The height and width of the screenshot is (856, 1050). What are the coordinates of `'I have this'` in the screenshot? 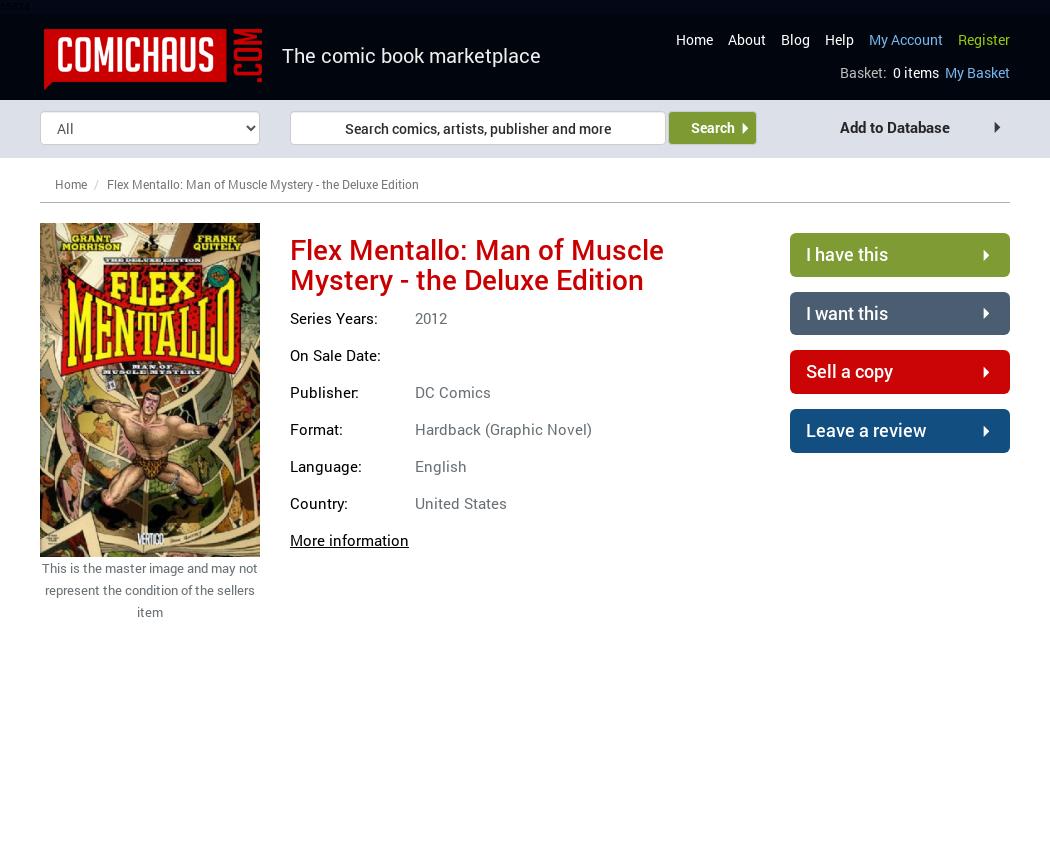 It's located at (847, 252).